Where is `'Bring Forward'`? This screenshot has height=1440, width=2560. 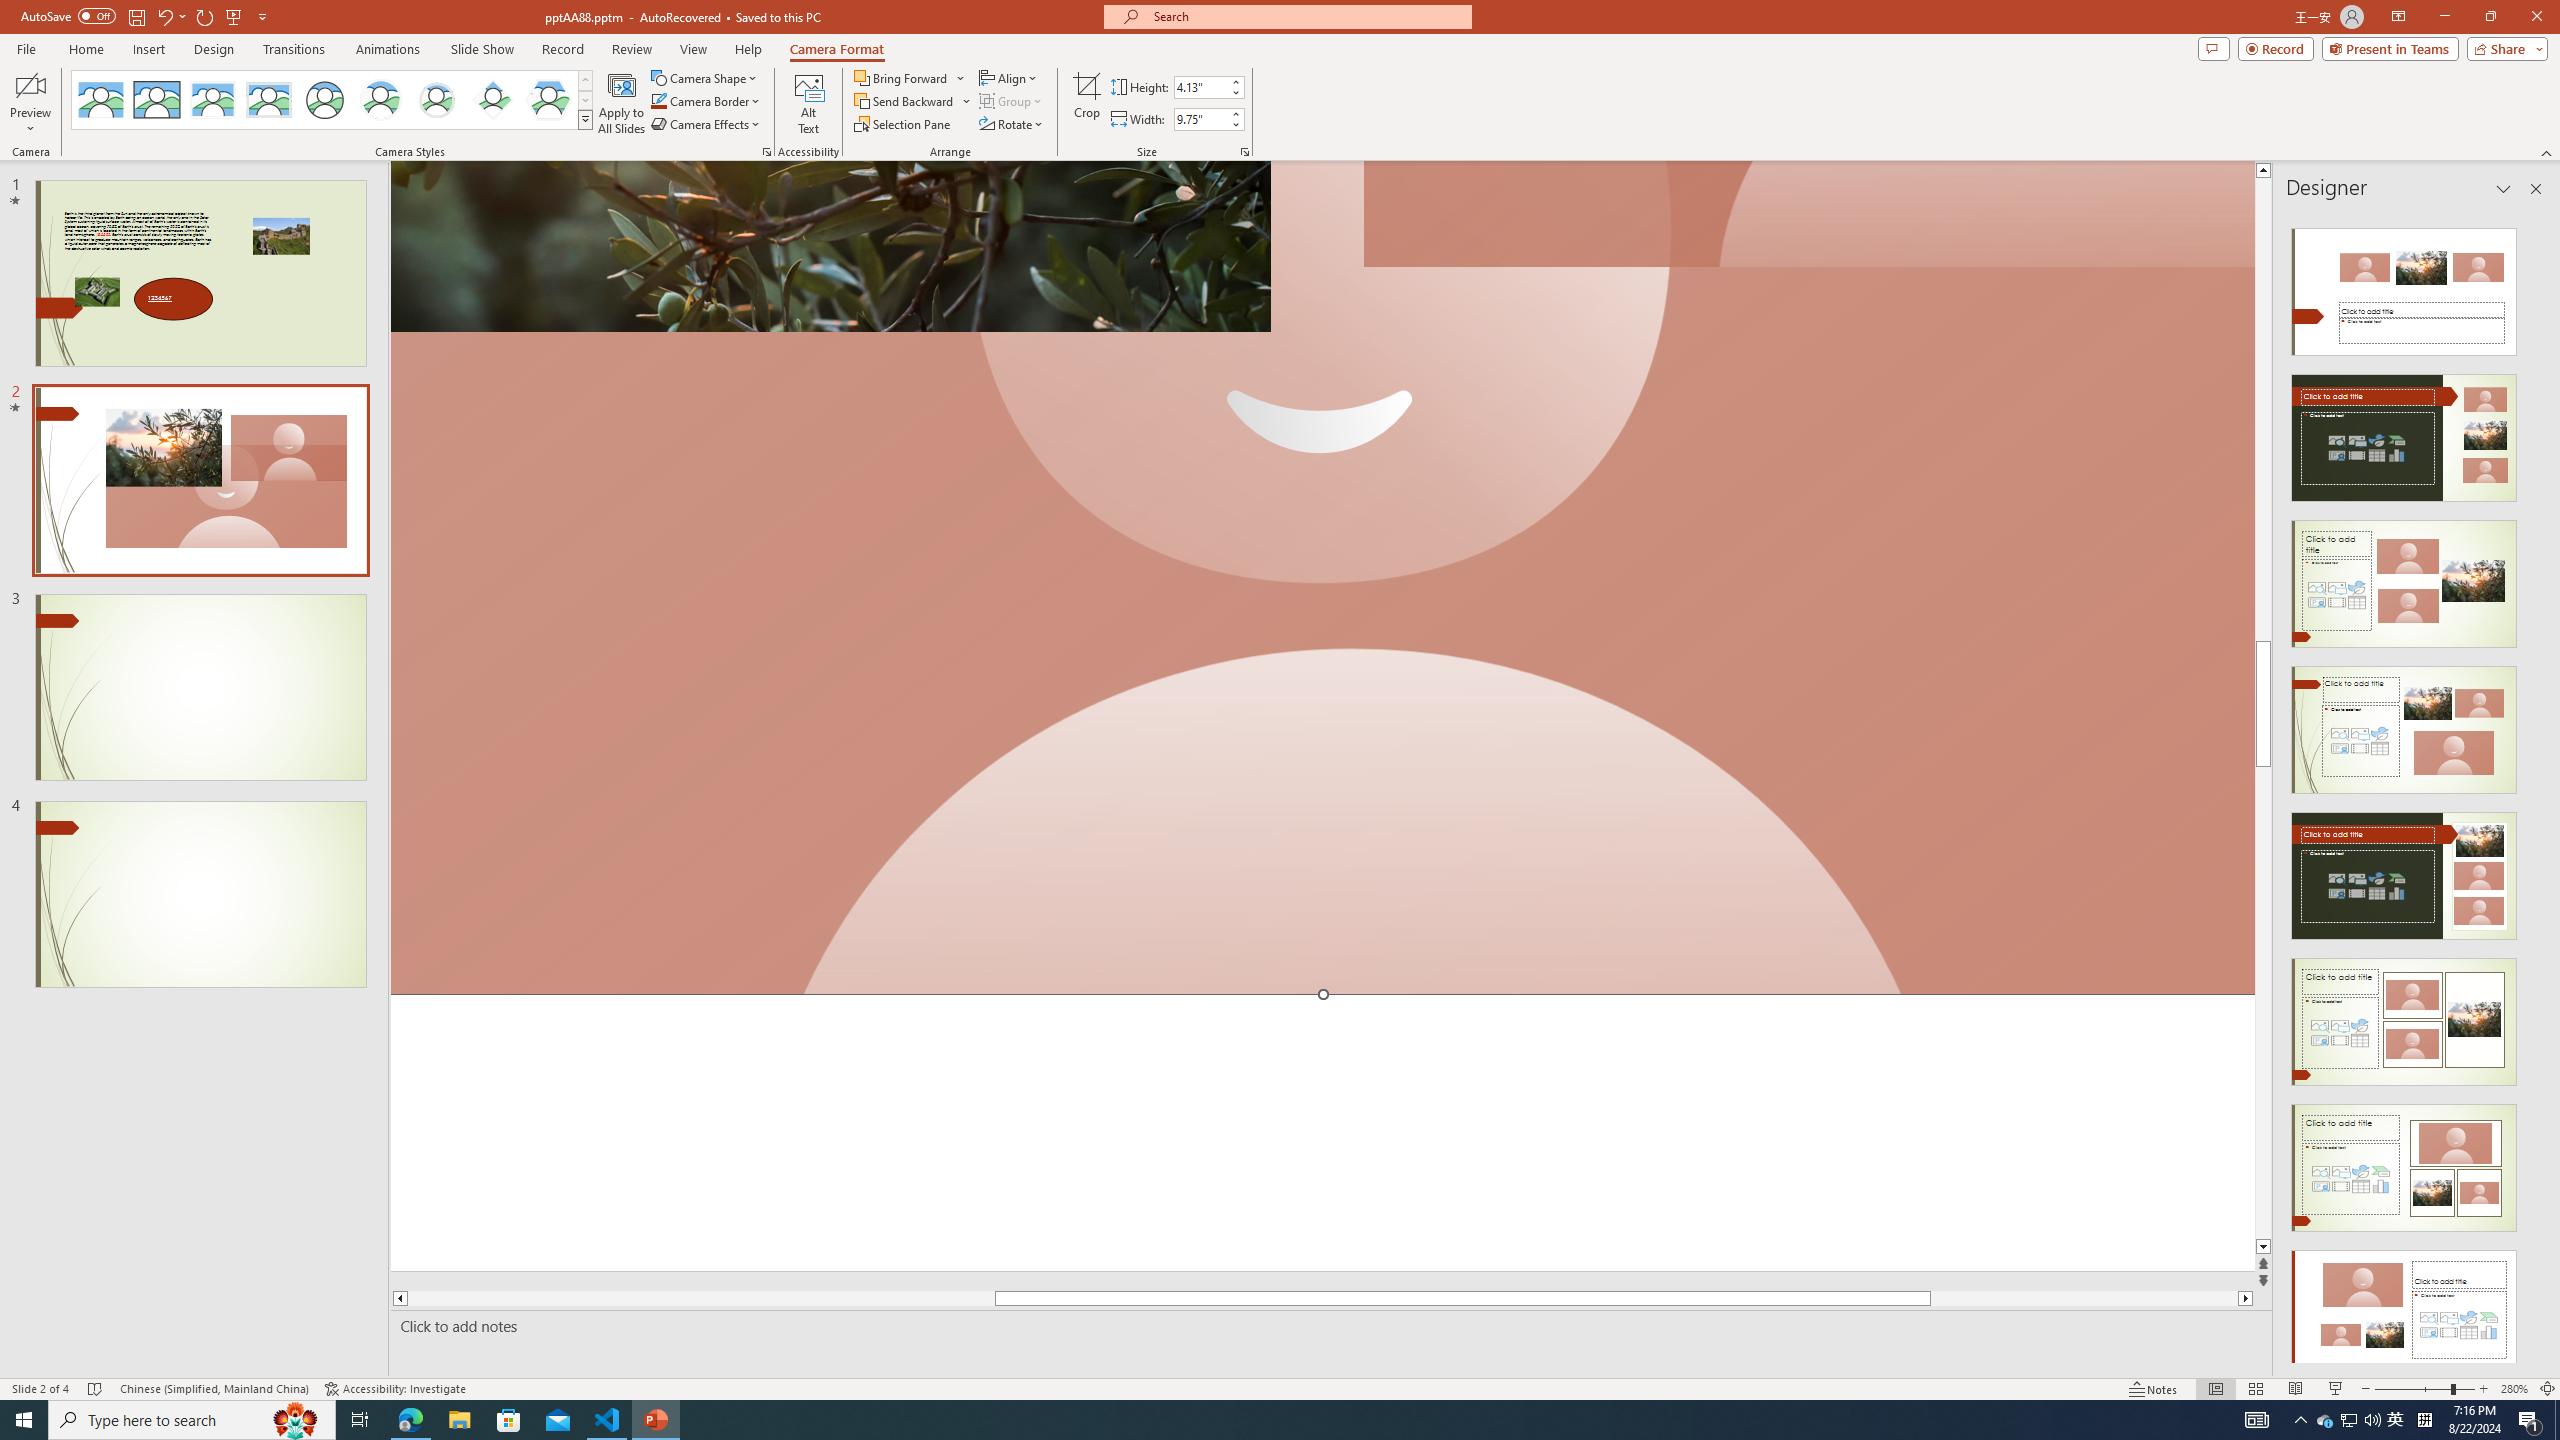
'Bring Forward' is located at coordinates (909, 77).